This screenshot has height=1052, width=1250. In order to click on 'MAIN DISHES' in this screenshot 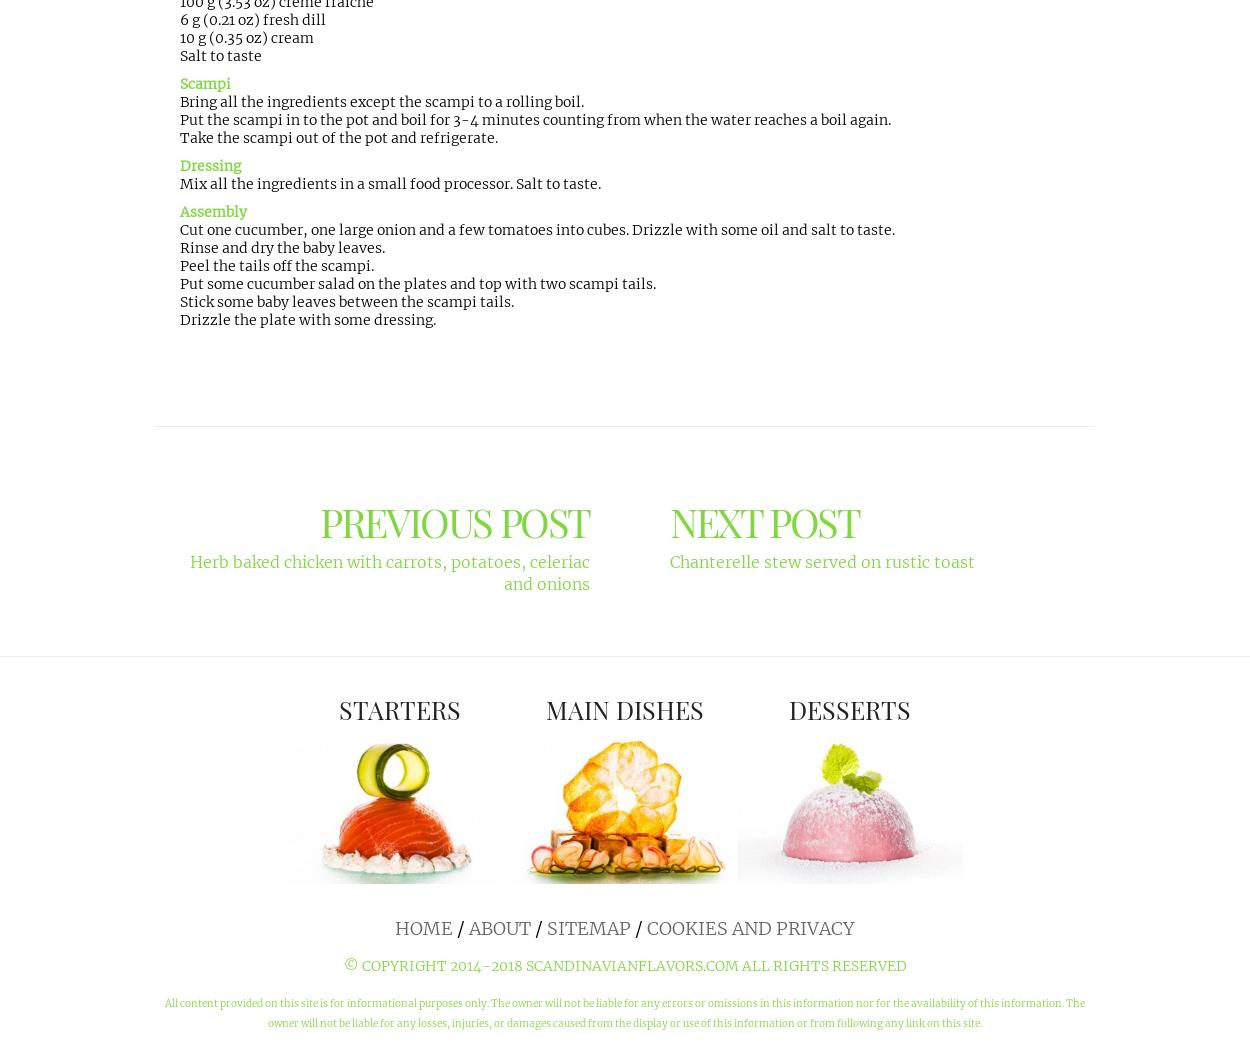, I will do `click(625, 709)`.